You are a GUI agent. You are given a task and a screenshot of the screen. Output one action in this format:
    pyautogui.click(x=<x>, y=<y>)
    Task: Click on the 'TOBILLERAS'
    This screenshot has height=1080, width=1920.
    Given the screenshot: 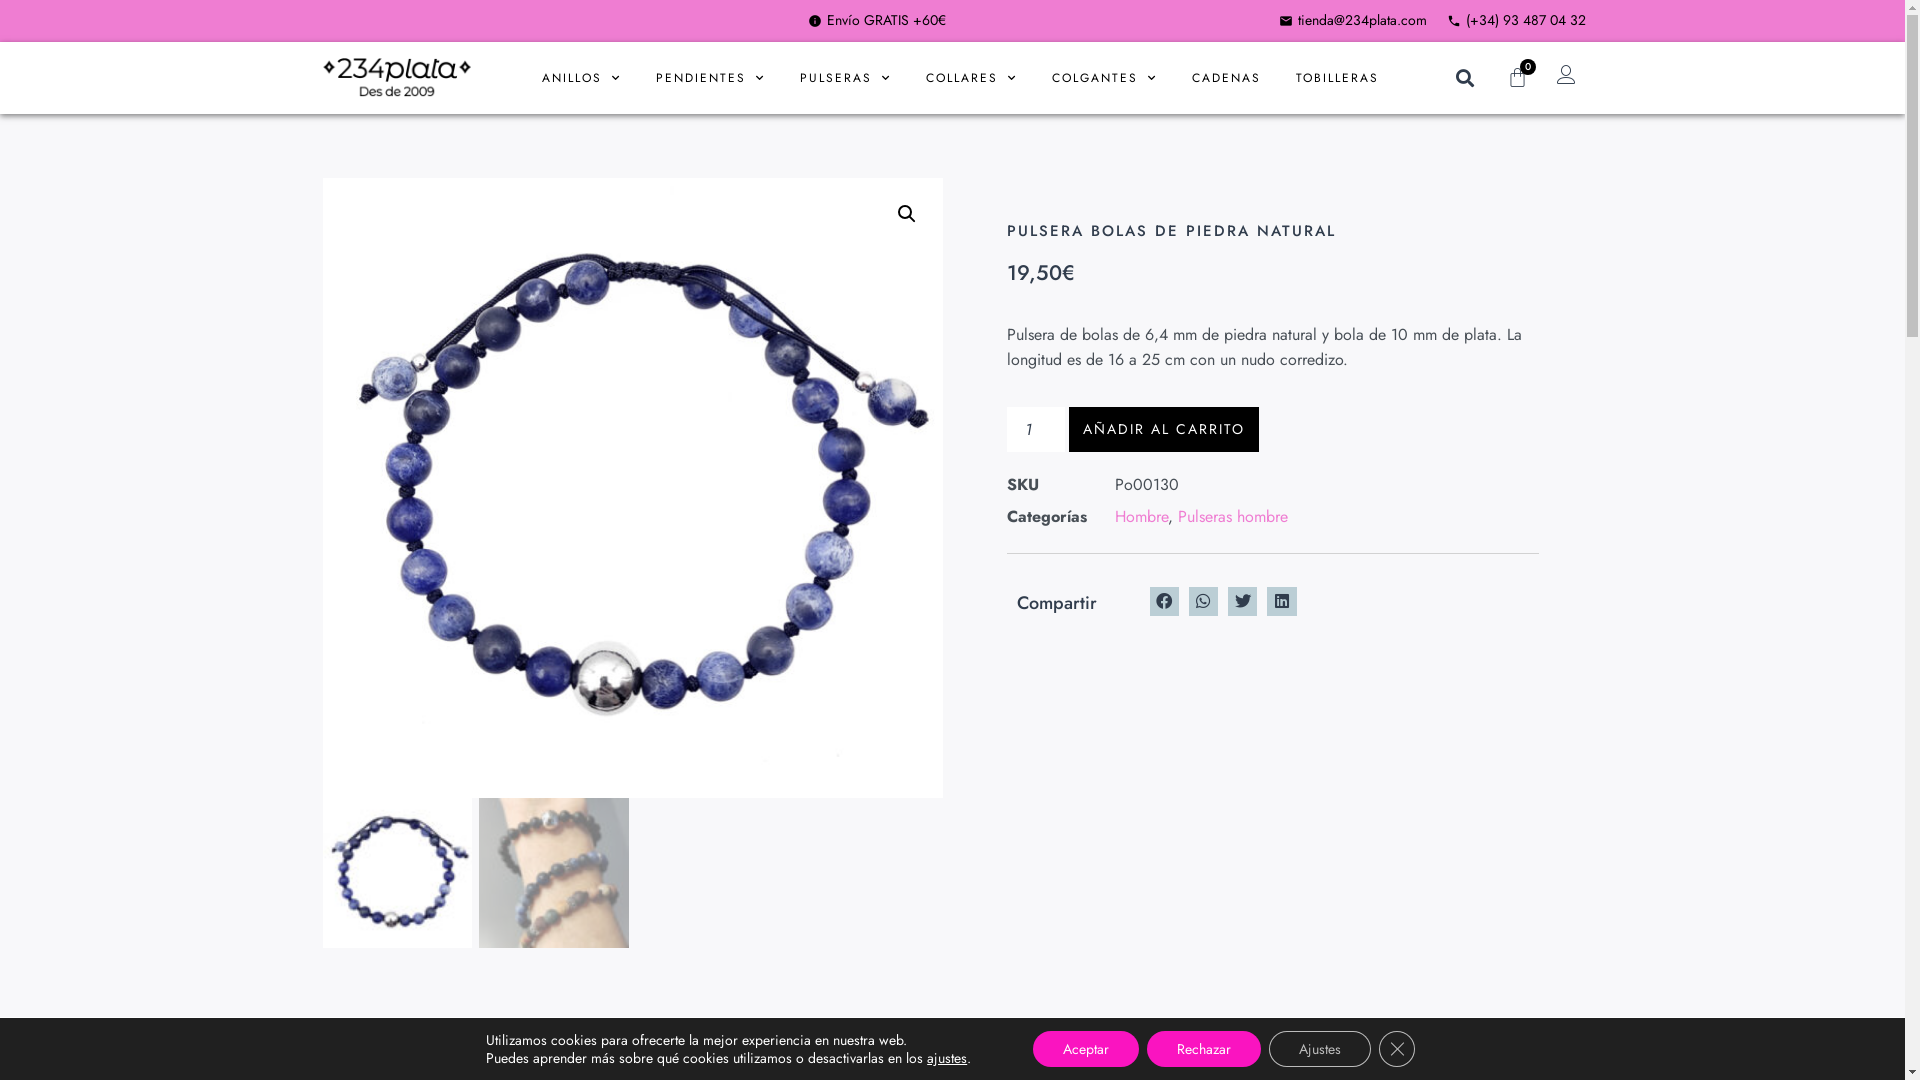 What is the action you would take?
    pyautogui.click(x=1337, y=76)
    